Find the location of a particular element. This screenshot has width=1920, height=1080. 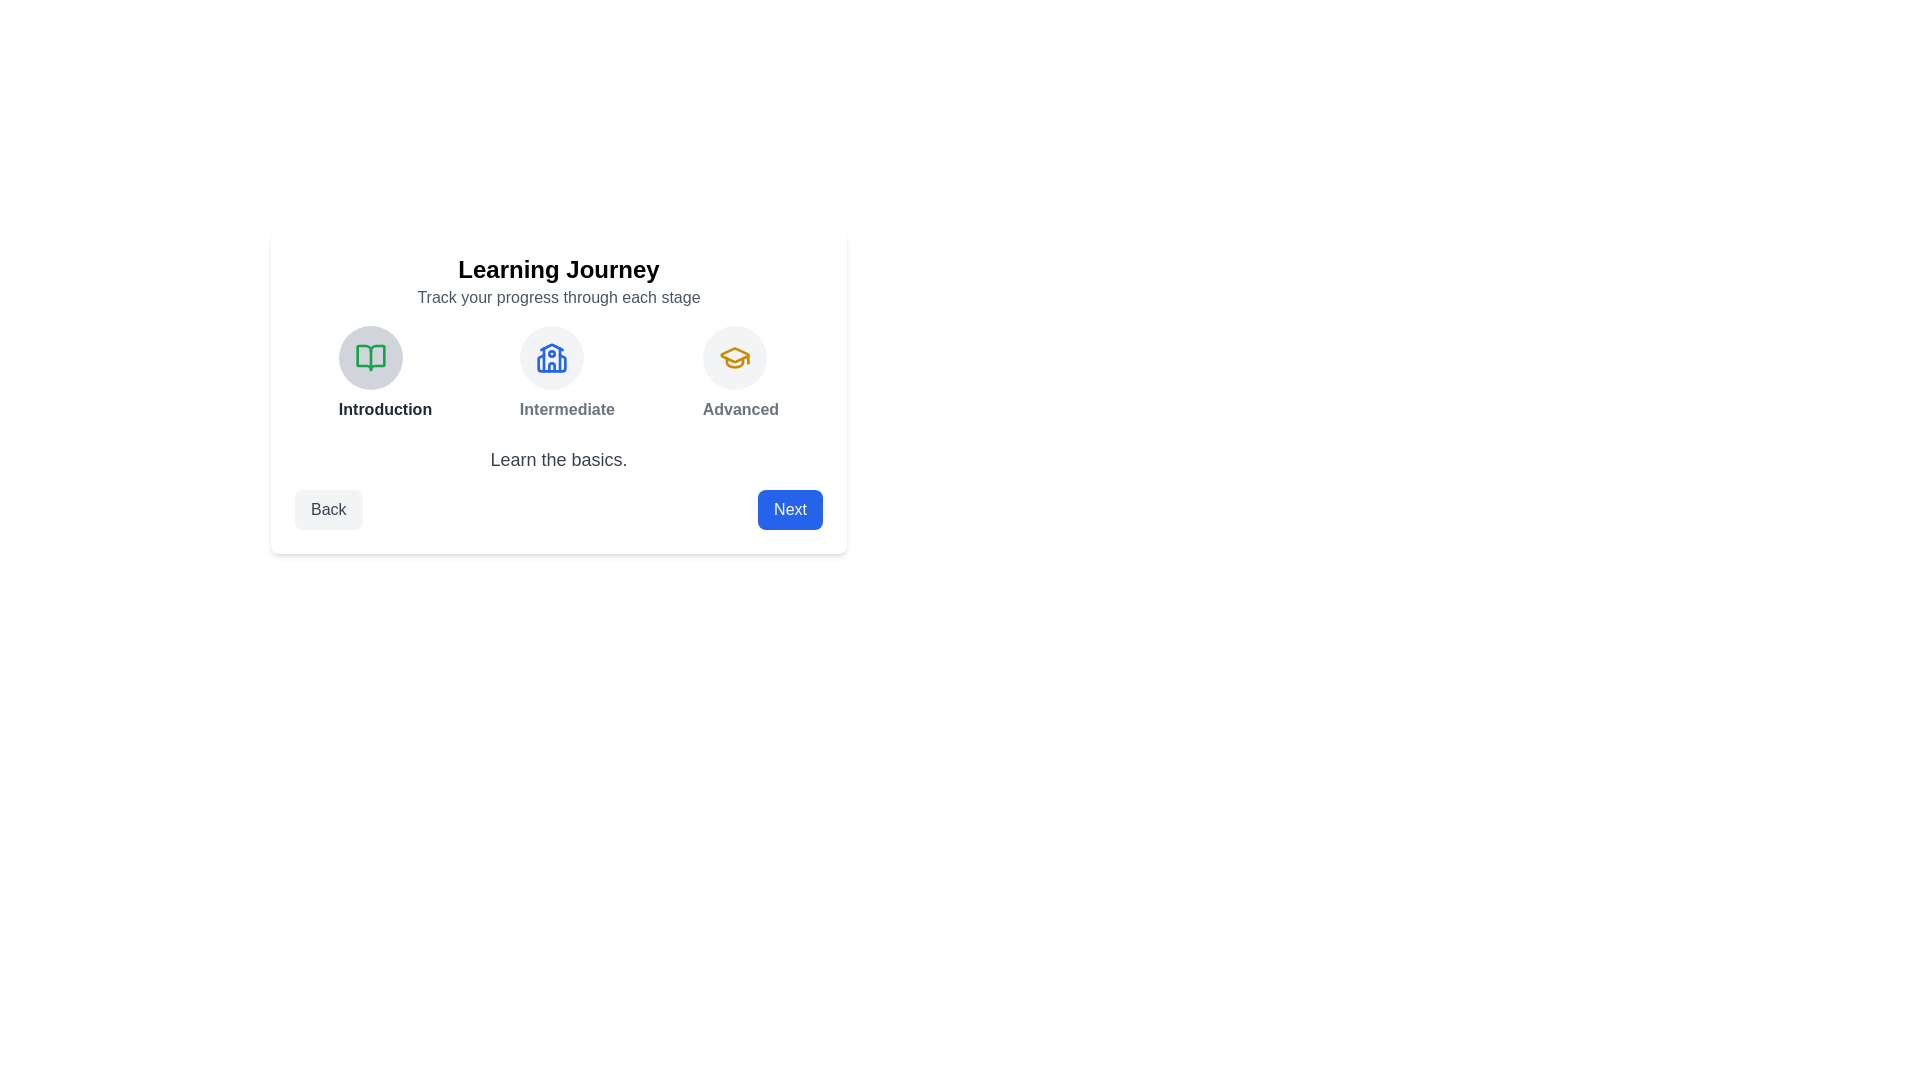

the step icon corresponding to Intermediate to navigate to that step is located at coordinates (551, 357).